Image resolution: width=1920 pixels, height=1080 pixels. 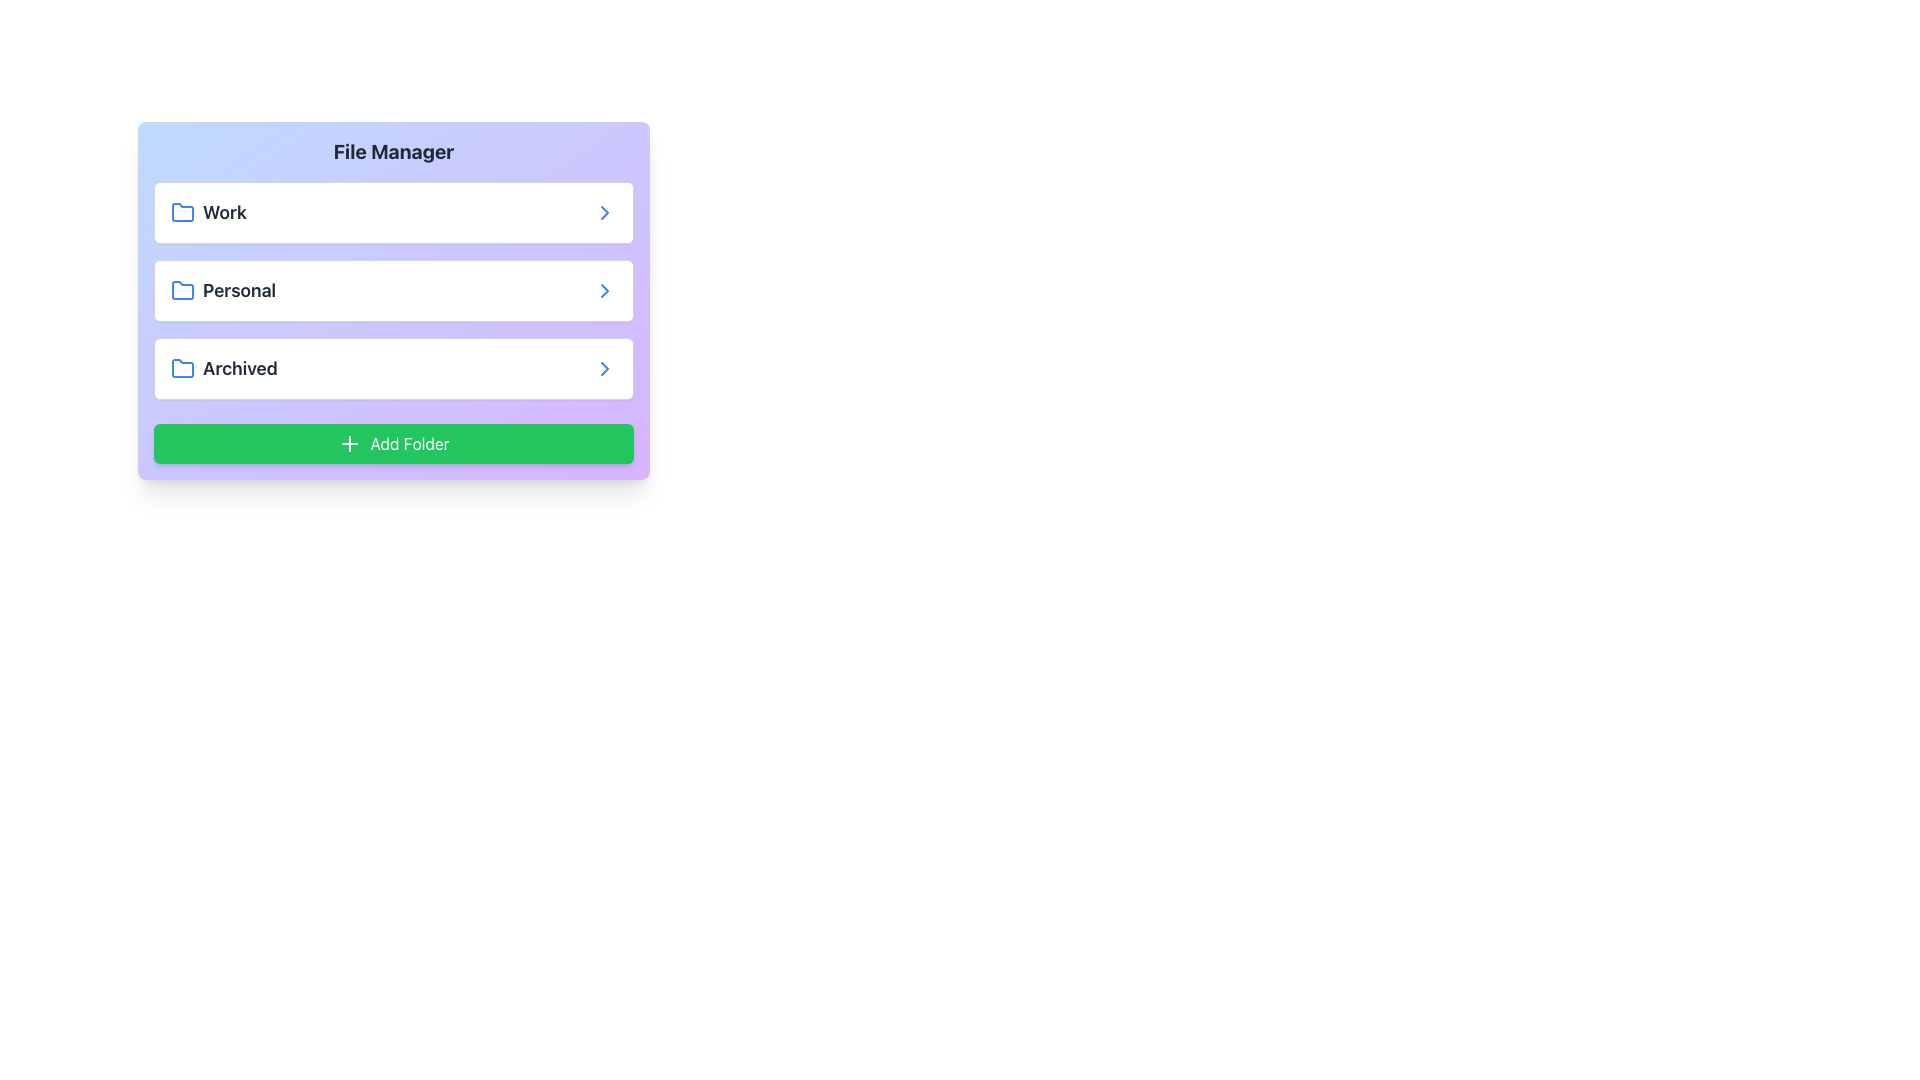 I want to click on the 'Work' text label with the blue folder icon, so click(x=208, y=212).